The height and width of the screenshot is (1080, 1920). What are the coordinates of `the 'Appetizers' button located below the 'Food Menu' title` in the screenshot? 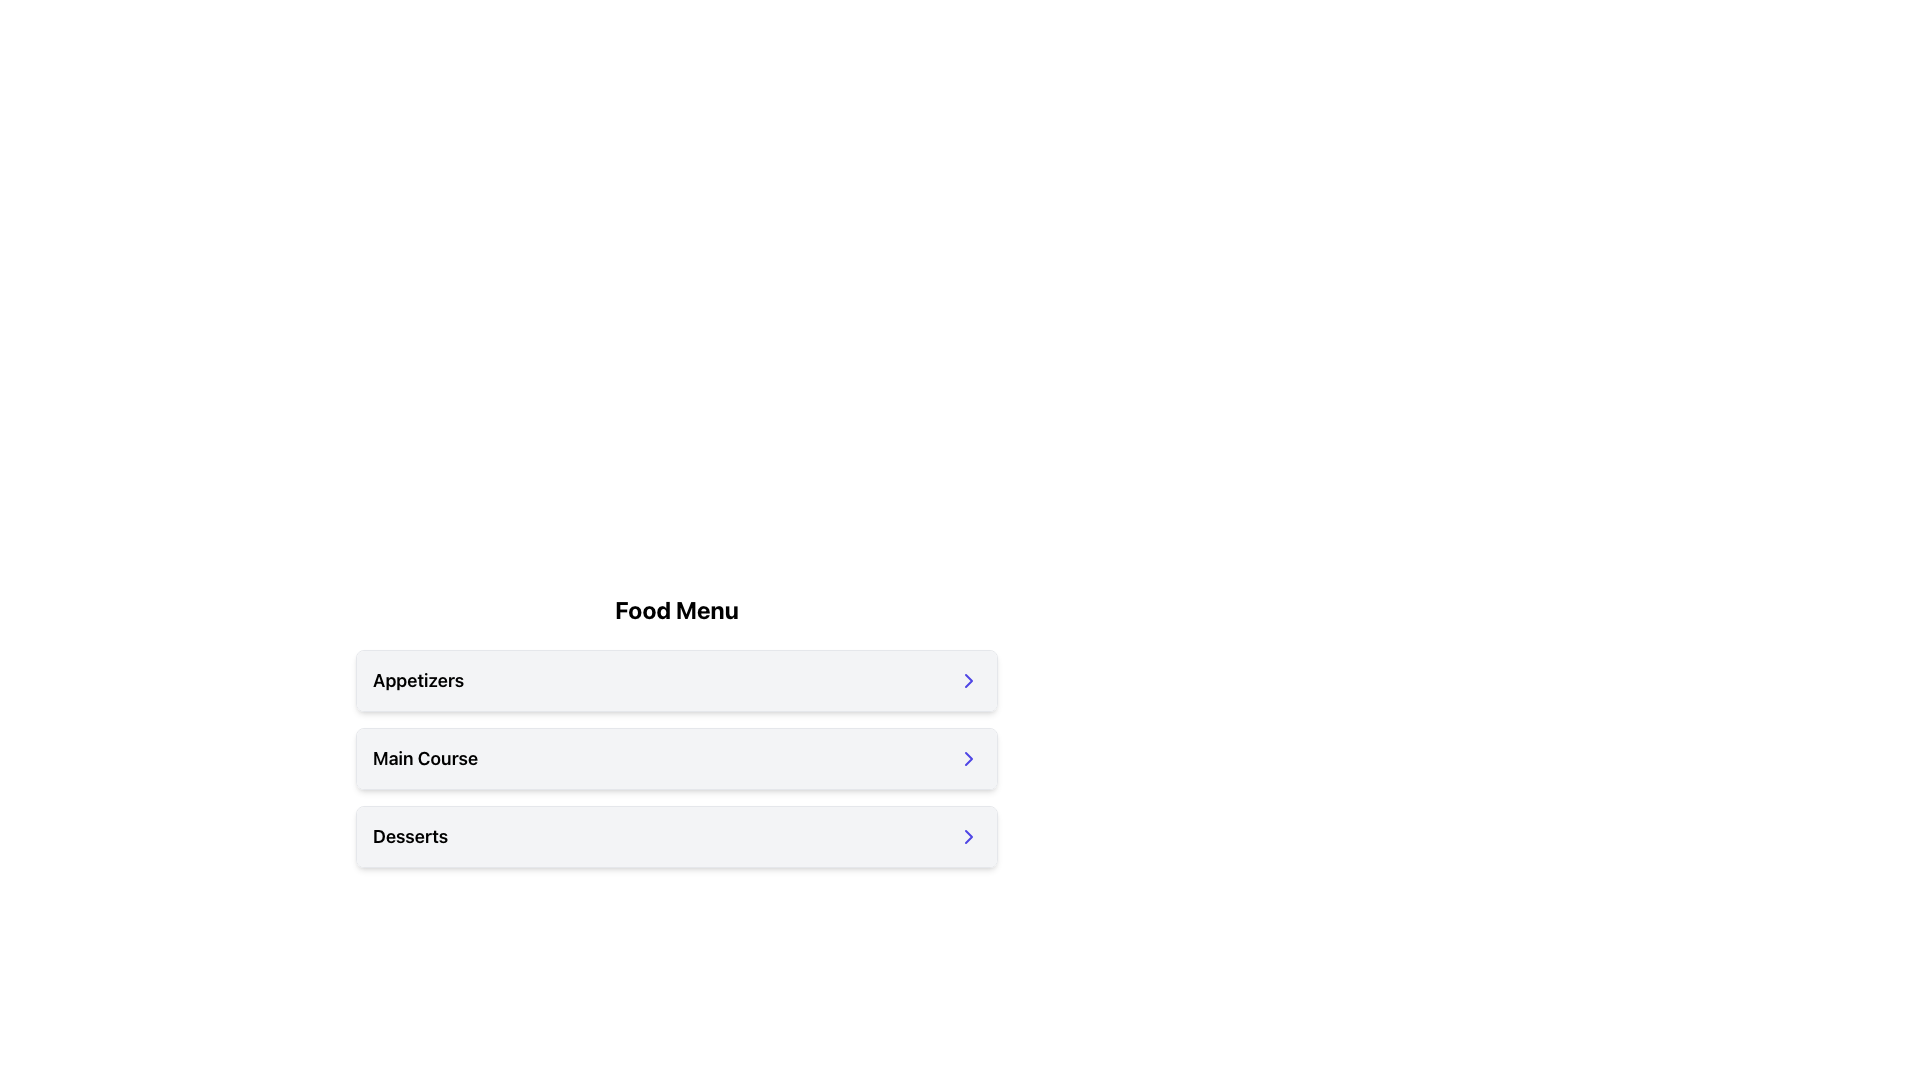 It's located at (676, 680).